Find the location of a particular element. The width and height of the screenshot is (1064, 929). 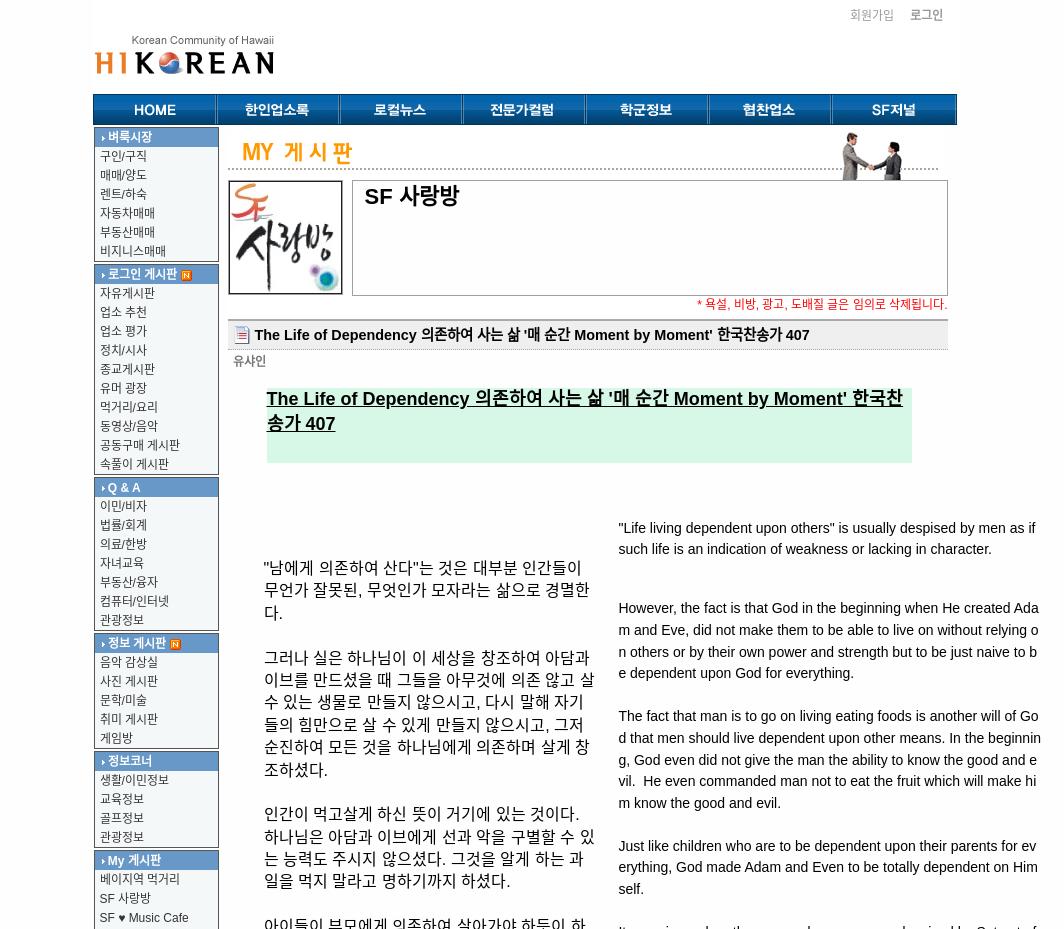

'인간이 먹고살게 하신 뜻이 거기에 있는 것이다. 하나님은 아담과 이브에게 										선과 악을 구별할 수 있는 능력도 주시지 않으셨다. 그것을 알게 하는 										과일을 먹지 말라고 명하기까지 하셨다.' is located at coordinates (428, 847).